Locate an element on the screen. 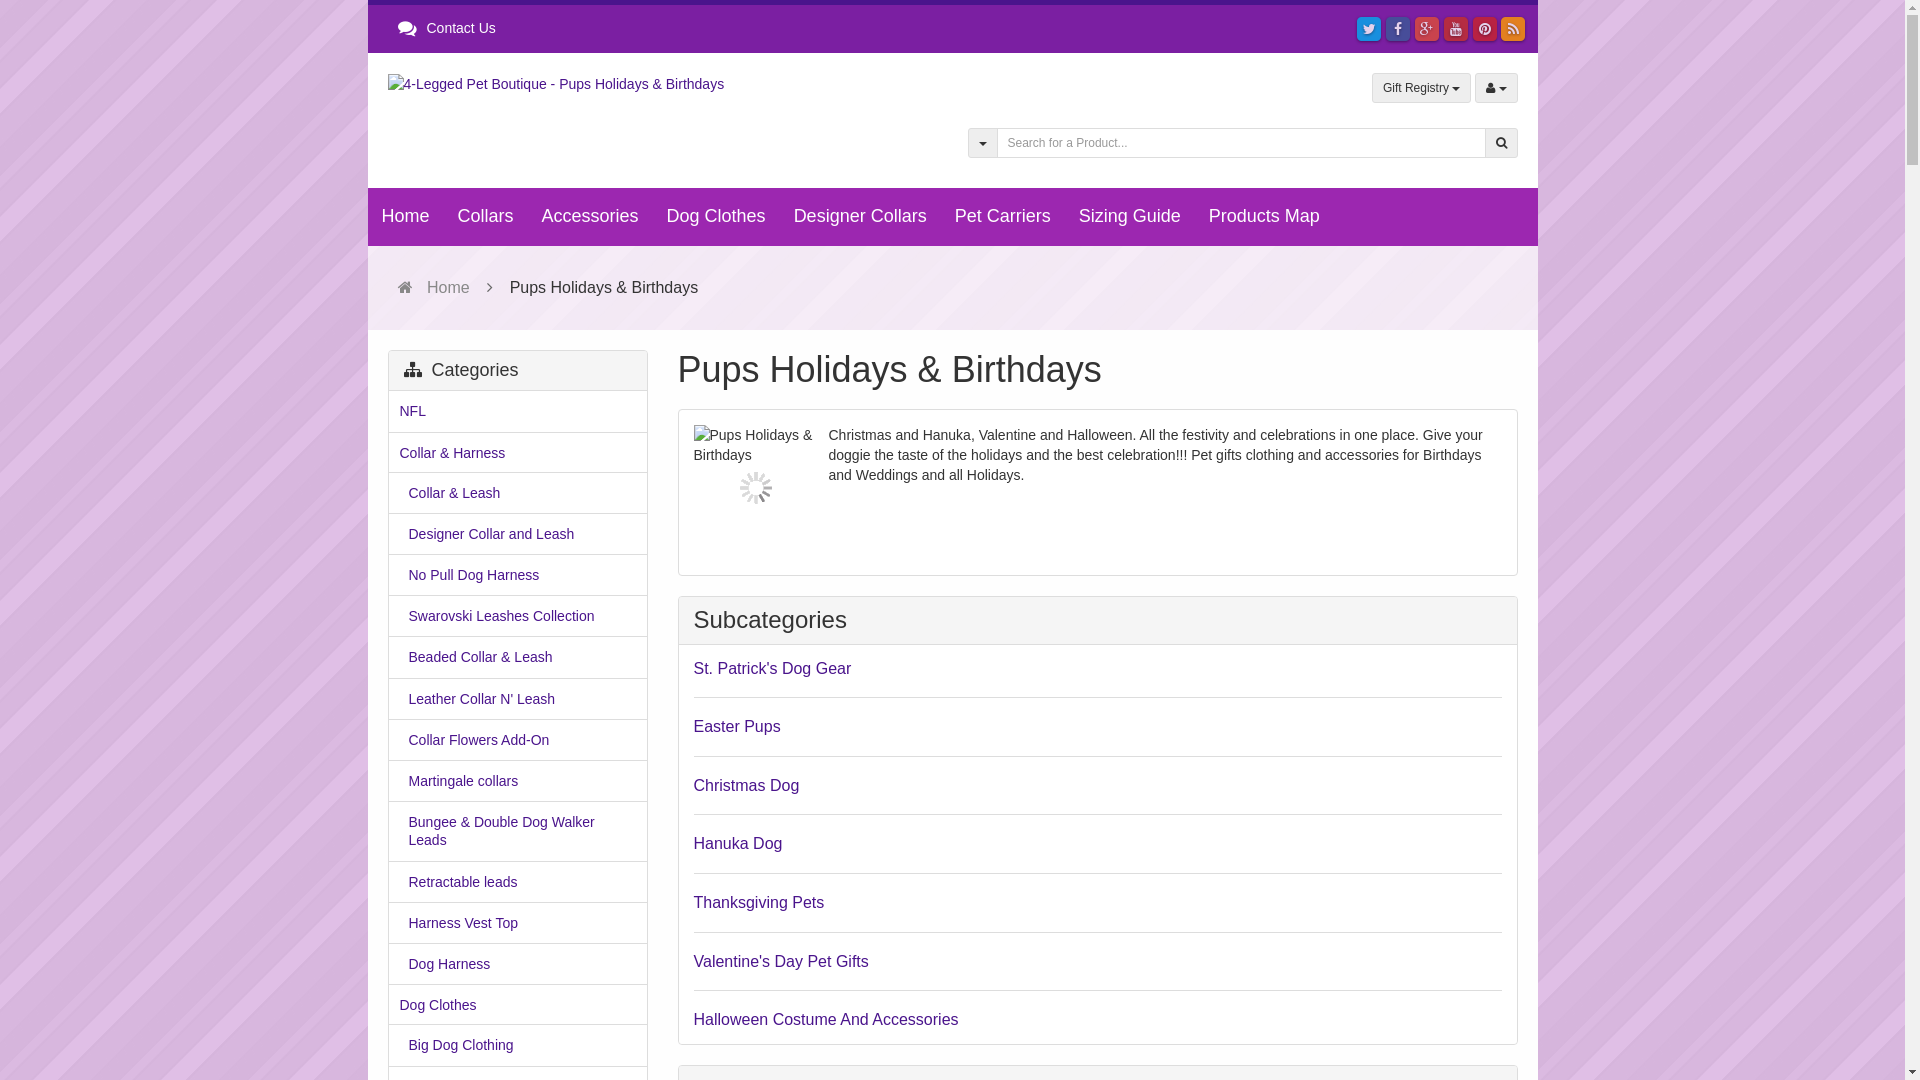 This screenshot has width=1920, height=1080. 'Products Map' is located at coordinates (1263, 216).